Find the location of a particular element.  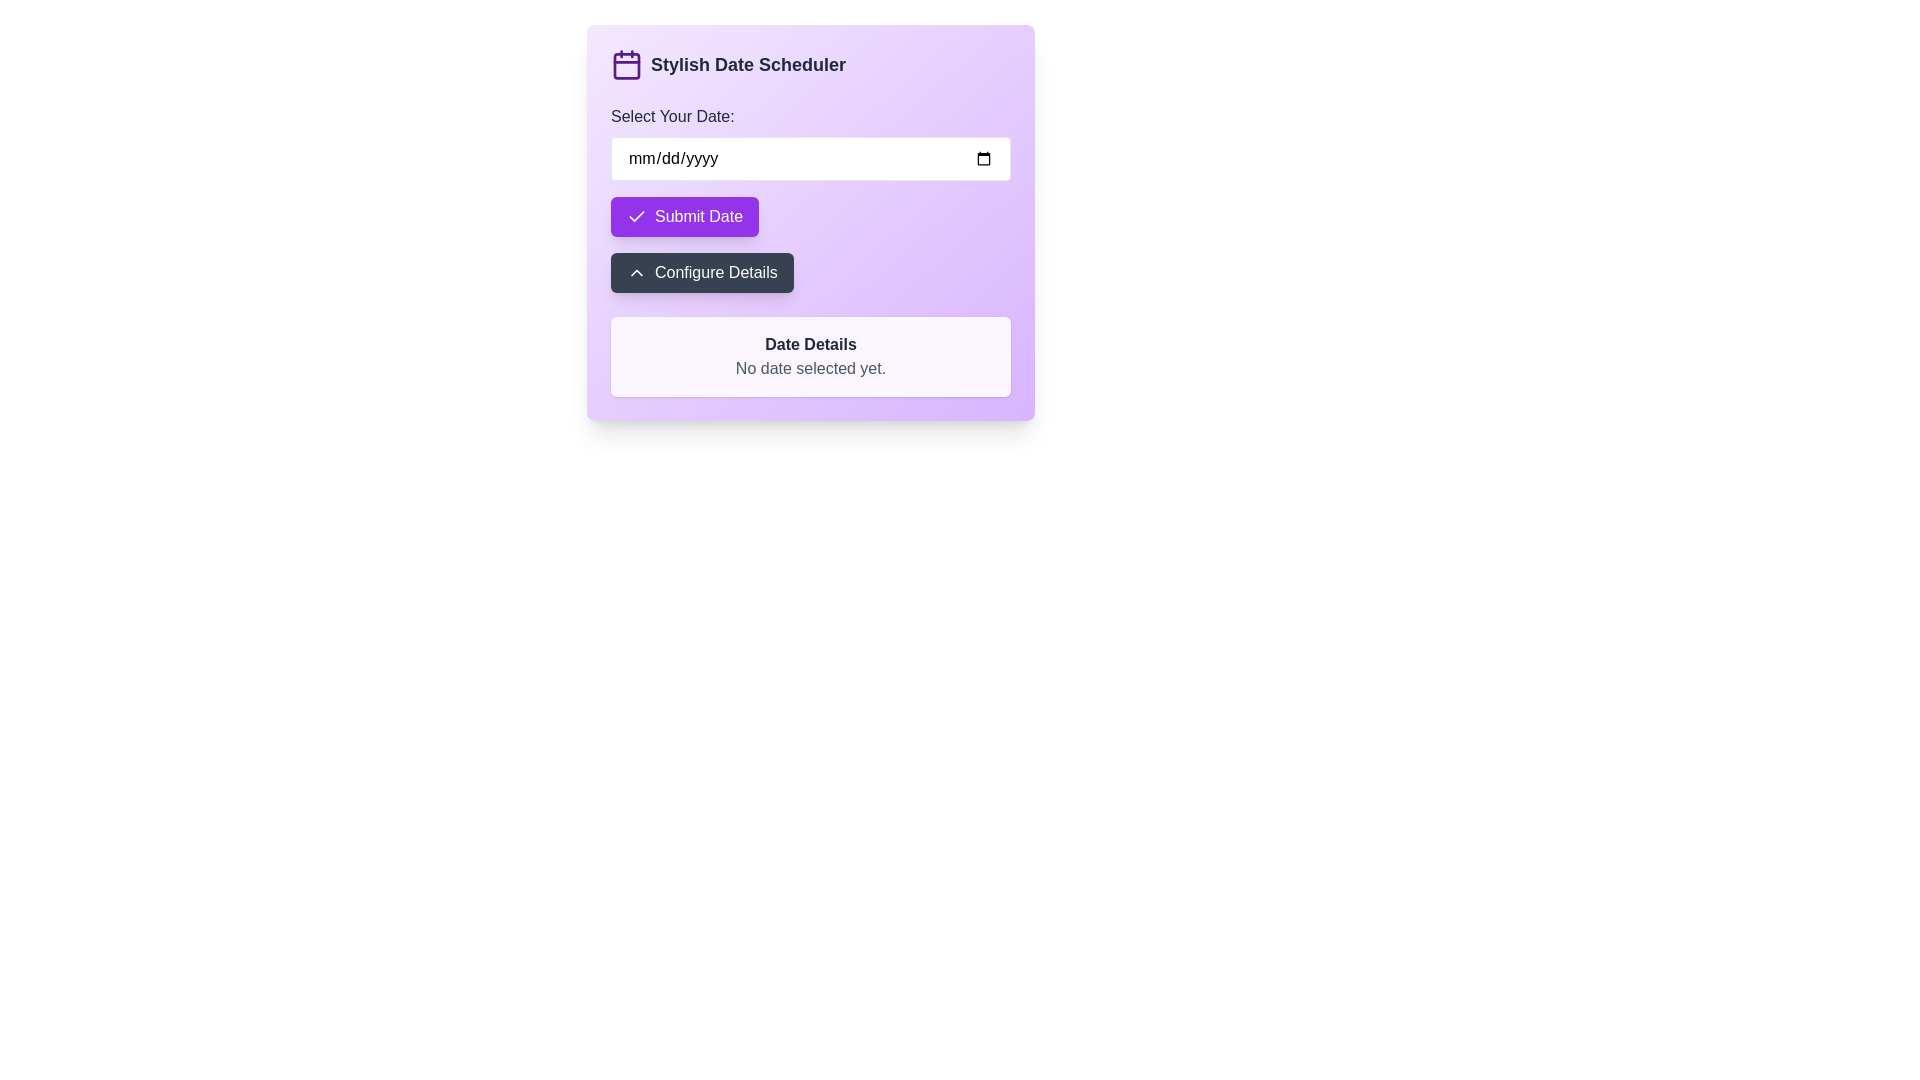

the 'Configure Details' button, which is a rectangular button with white text on a dark gray background, located in the bottom left part of the form layout under the 'Submit Date' button is located at coordinates (702, 273).